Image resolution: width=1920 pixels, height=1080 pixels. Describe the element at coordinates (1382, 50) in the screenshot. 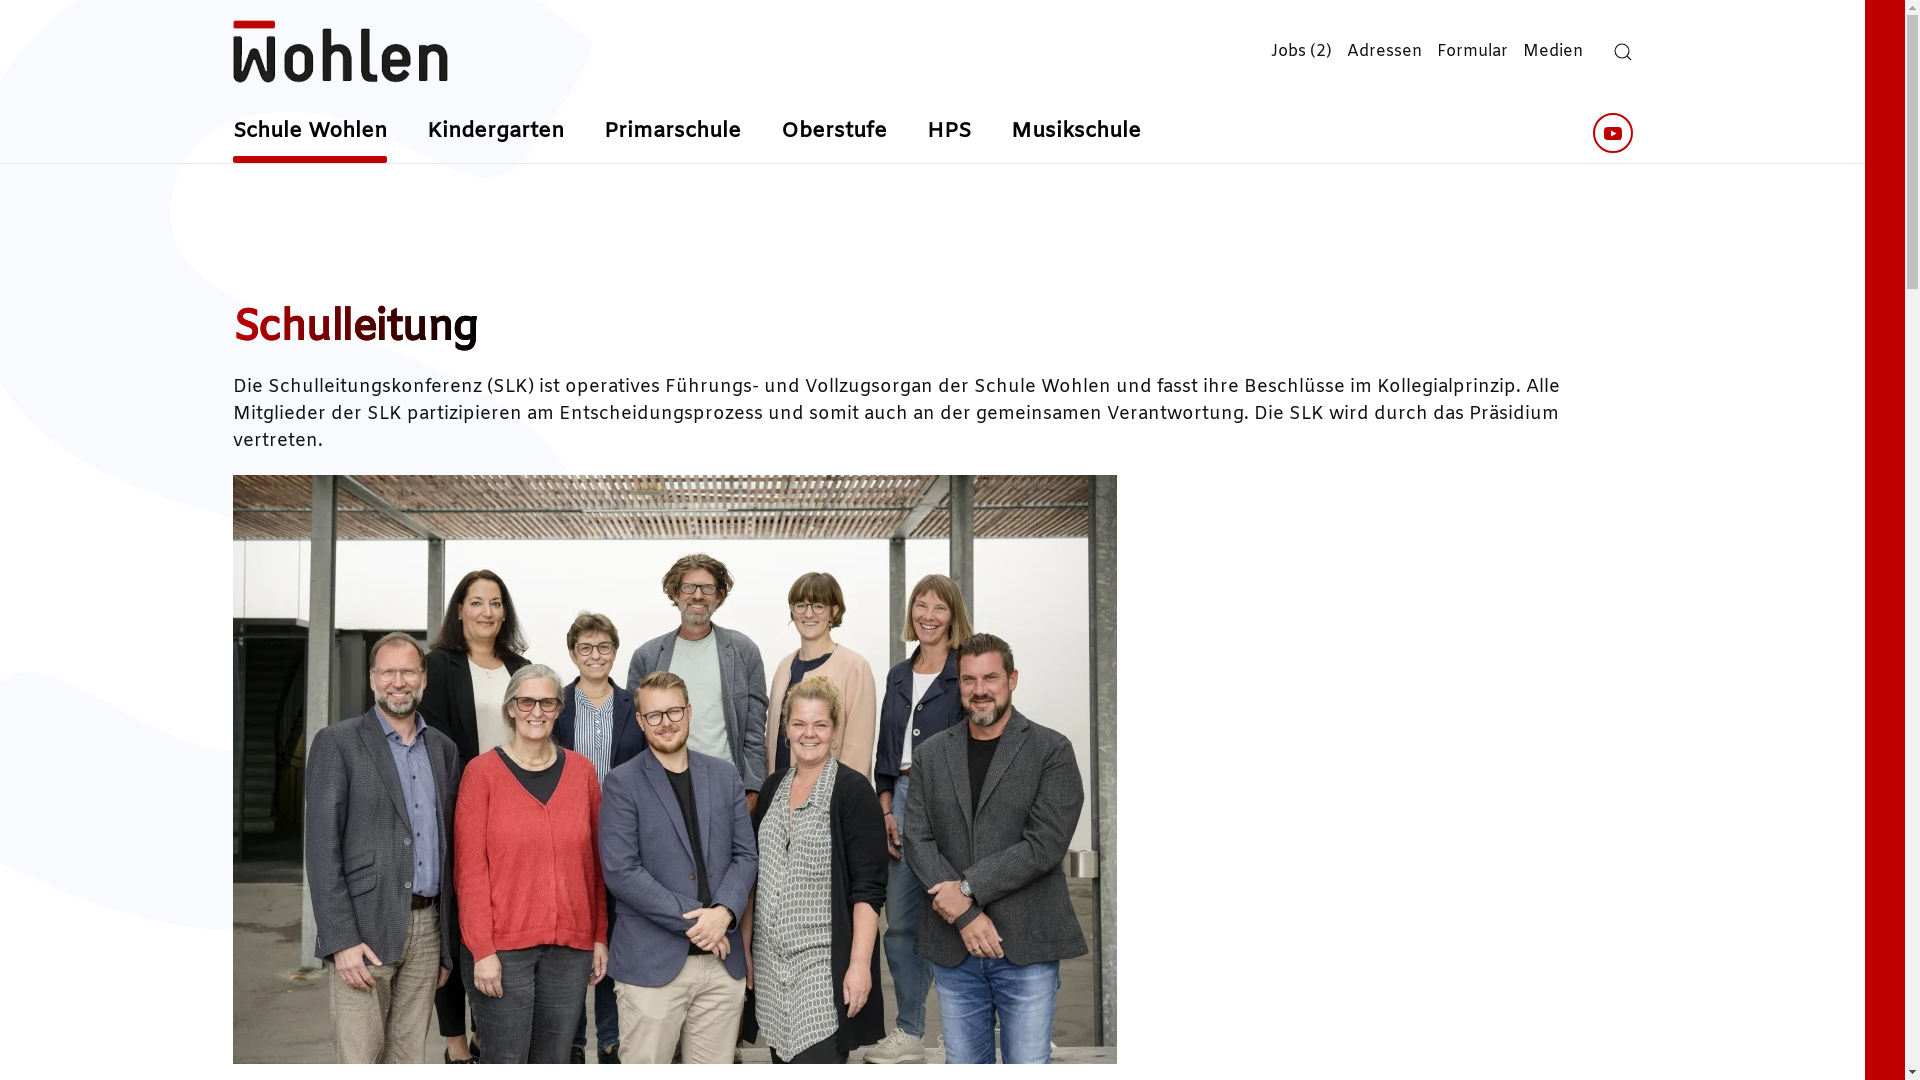

I see `'Adressen'` at that location.